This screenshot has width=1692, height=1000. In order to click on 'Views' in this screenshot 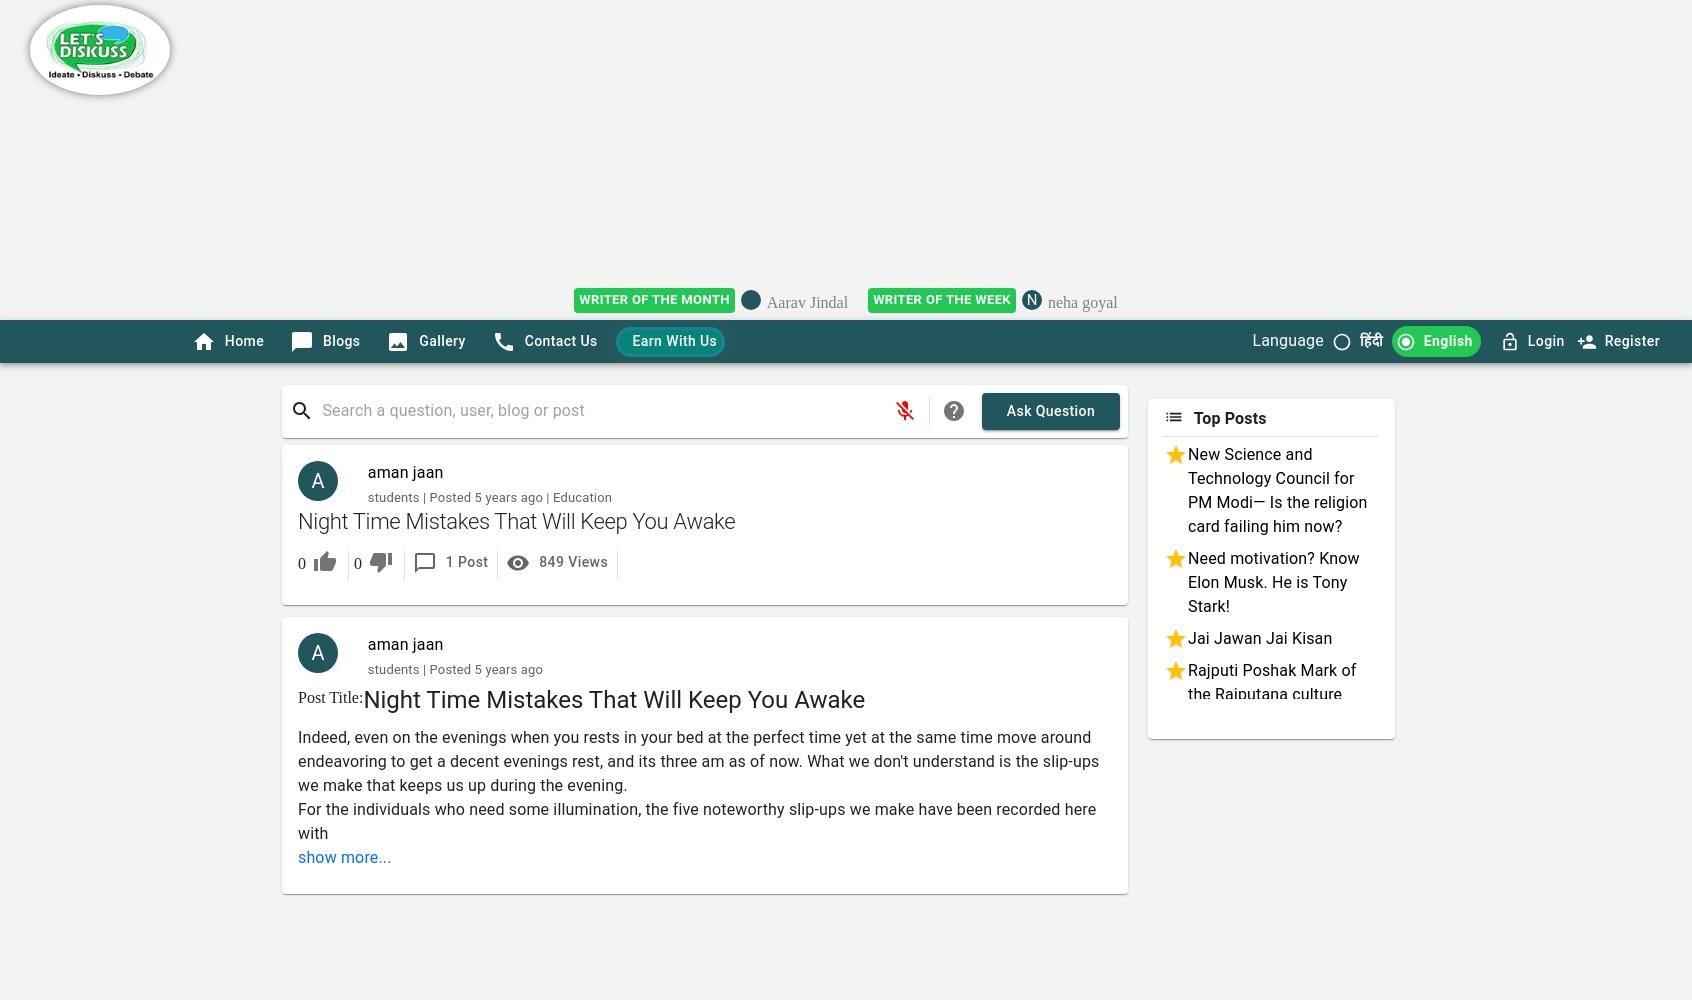, I will do `click(563, 562)`.